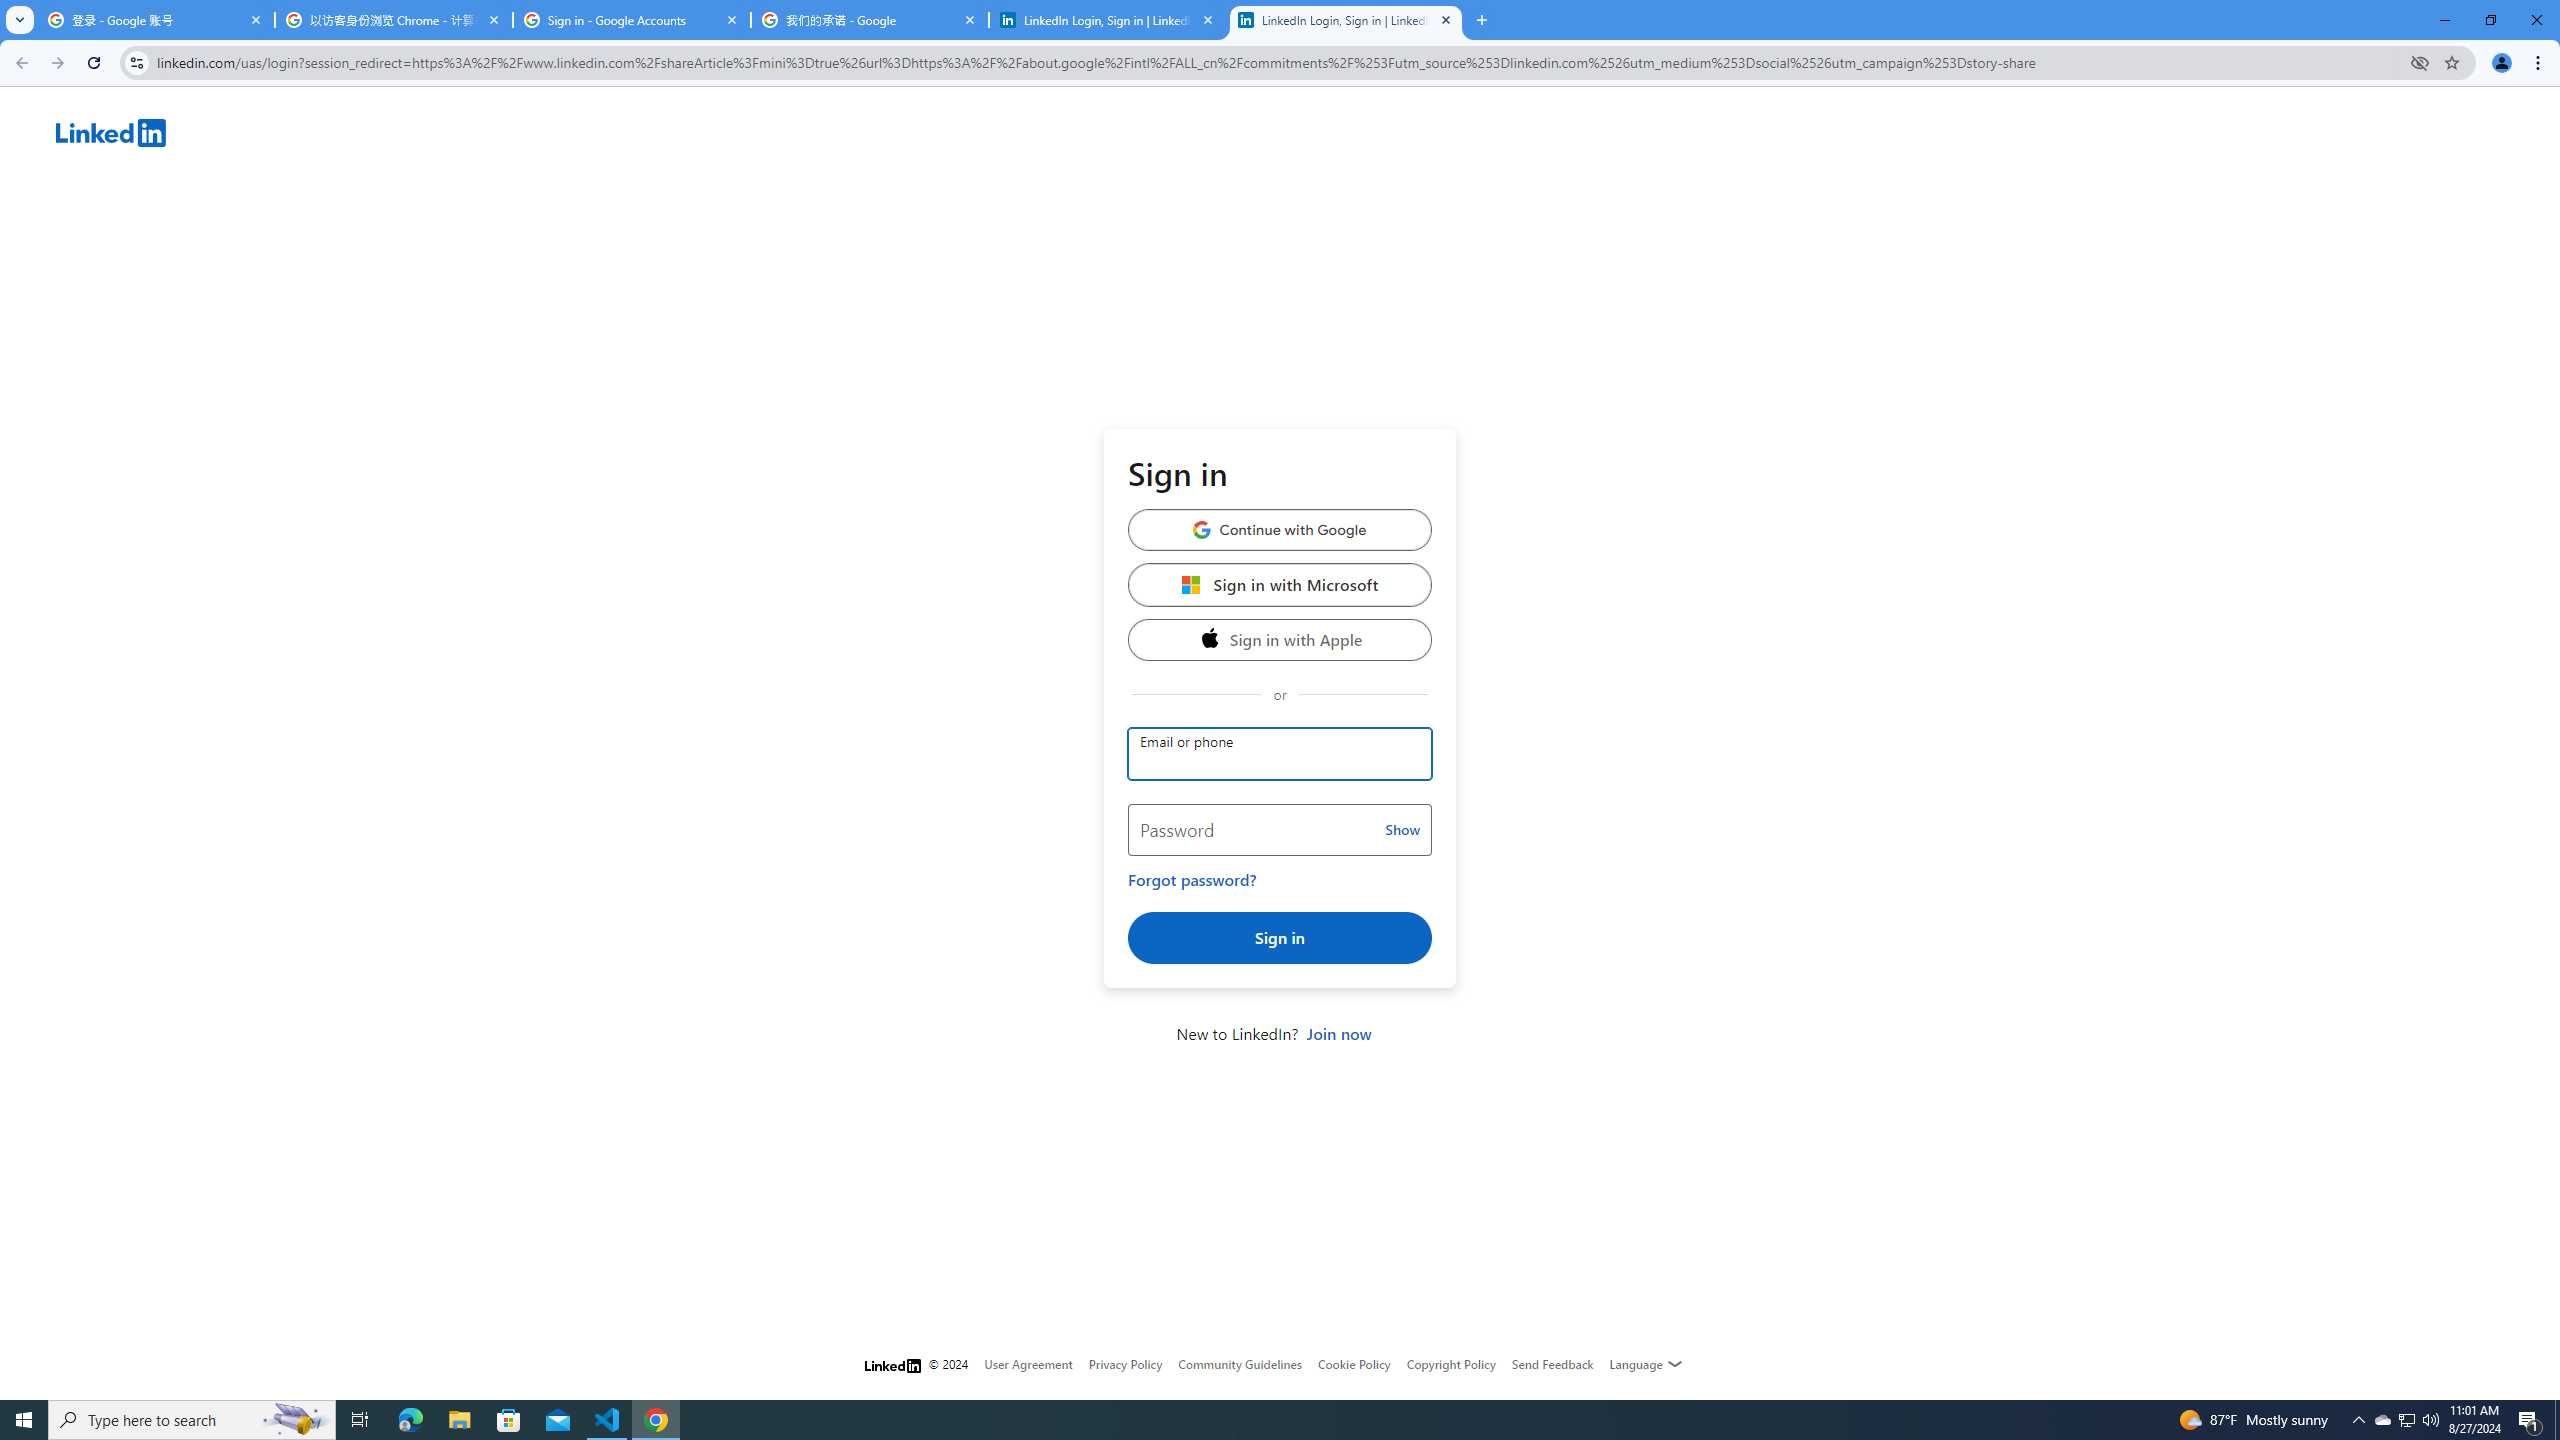 This screenshot has height=1440, width=2560. Describe the element at coordinates (1280, 583) in the screenshot. I see `'Sign in with Microsoft'` at that location.